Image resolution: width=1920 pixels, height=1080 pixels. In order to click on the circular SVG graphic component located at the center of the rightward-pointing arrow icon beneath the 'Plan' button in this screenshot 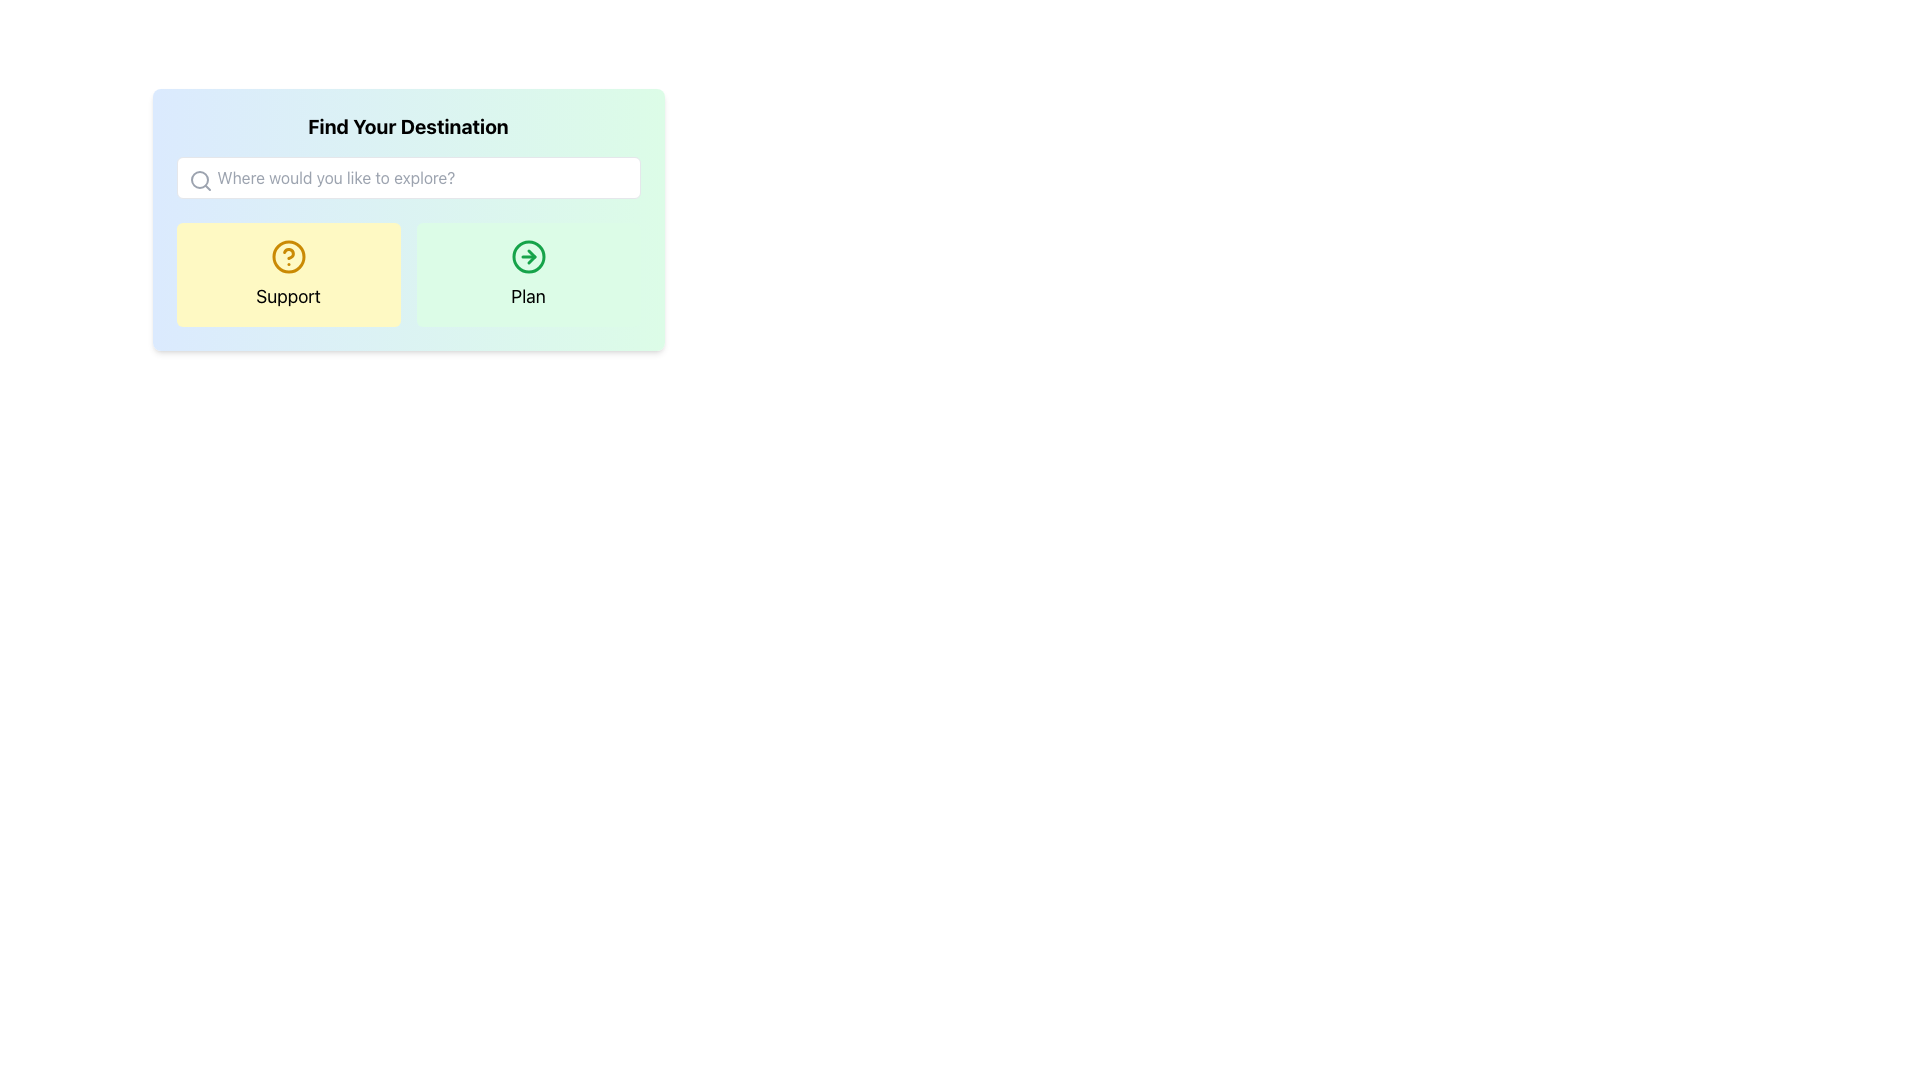, I will do `click(528, 256)`.